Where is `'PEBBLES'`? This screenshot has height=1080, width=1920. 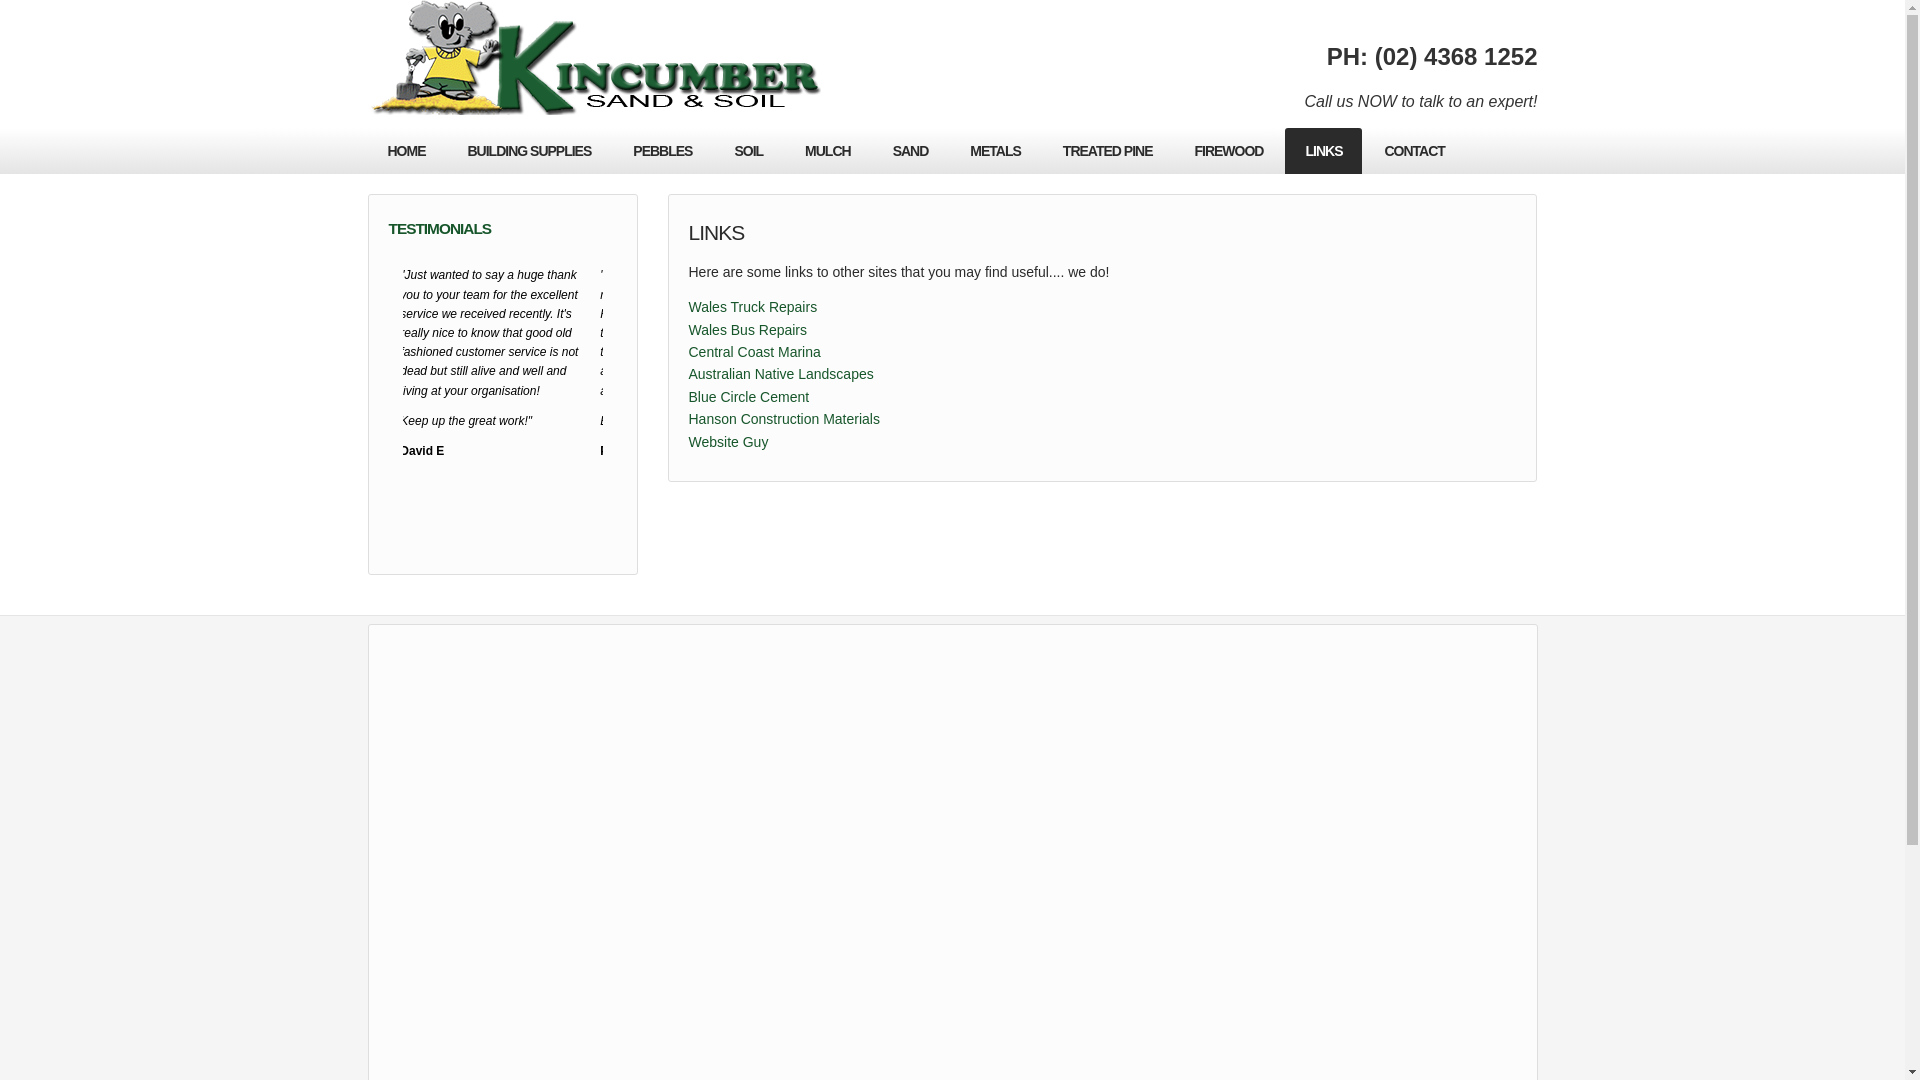 'PEBBLES' is located at coordinates (662, 149).